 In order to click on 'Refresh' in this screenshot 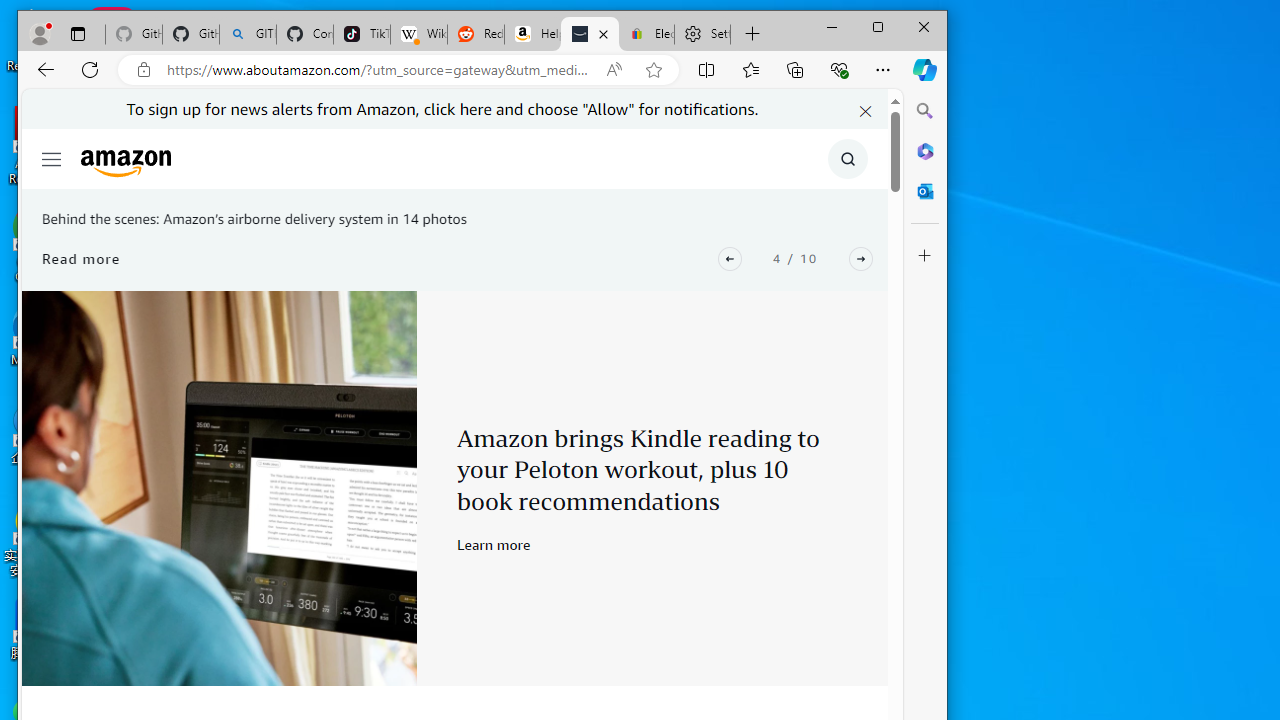, I will do `click(89, 68)`.